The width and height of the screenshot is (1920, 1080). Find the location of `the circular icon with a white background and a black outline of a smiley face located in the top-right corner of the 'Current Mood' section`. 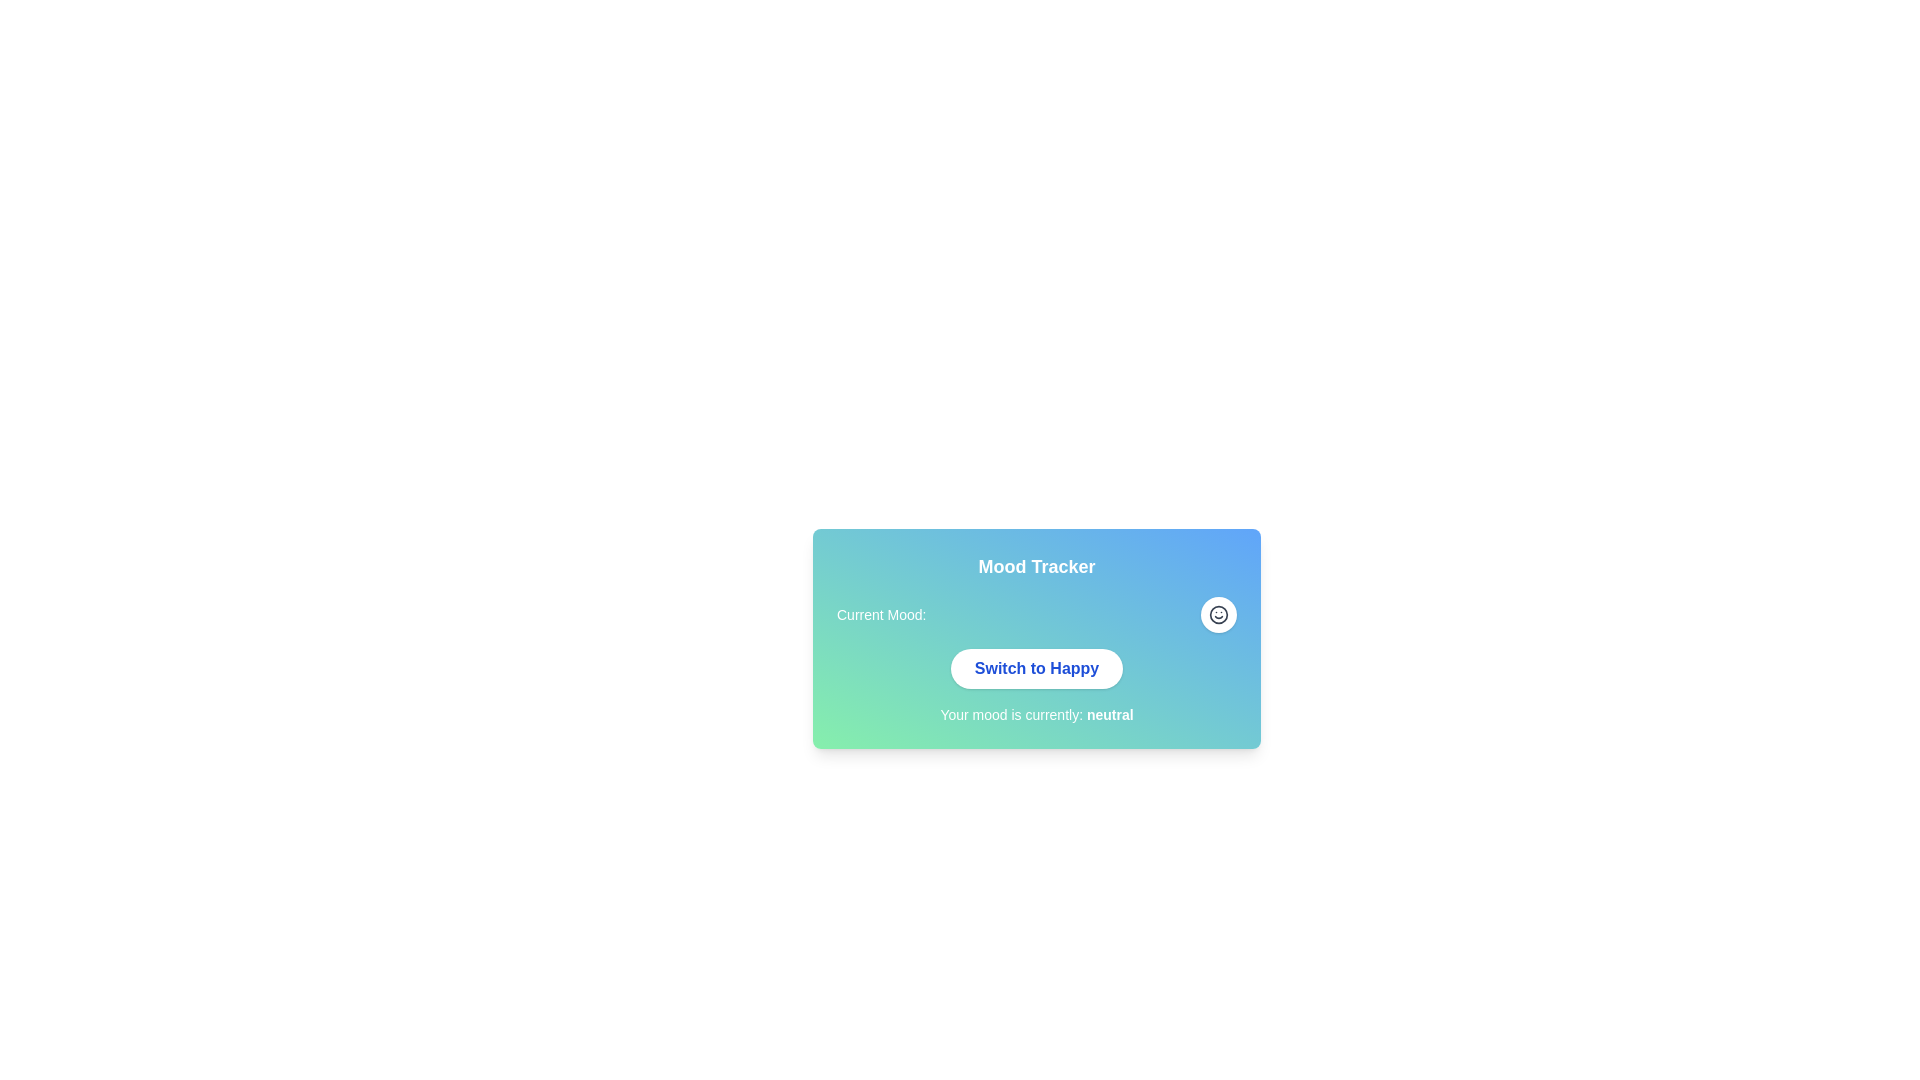

the circular icon with a white background and a black outline of a smiley face located in the top-right corner of the 'Current Mood' section is located at coordinates (1218, 613).